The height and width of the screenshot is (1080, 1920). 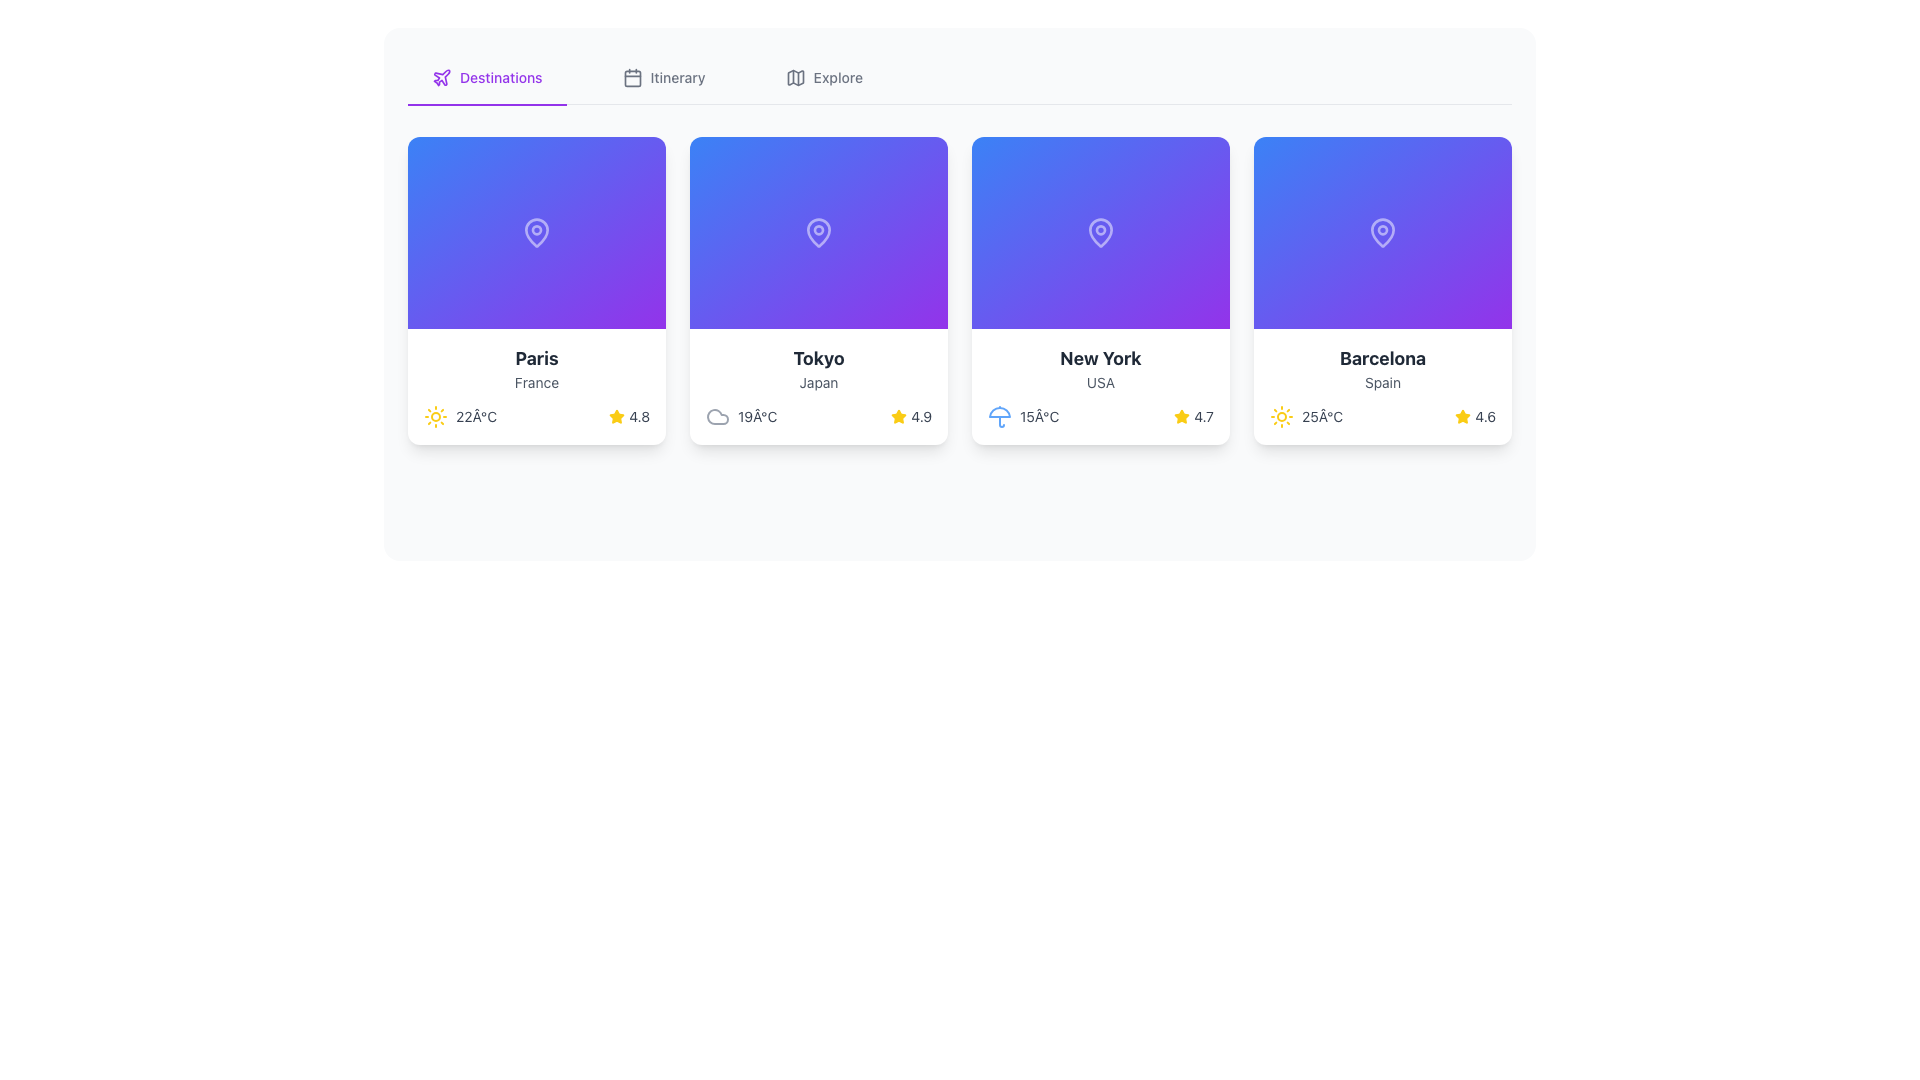 I want to click on the static text element displaying '19°C' in gray font within the weather information section of the Tokyo card, so click(x=756, y=415).